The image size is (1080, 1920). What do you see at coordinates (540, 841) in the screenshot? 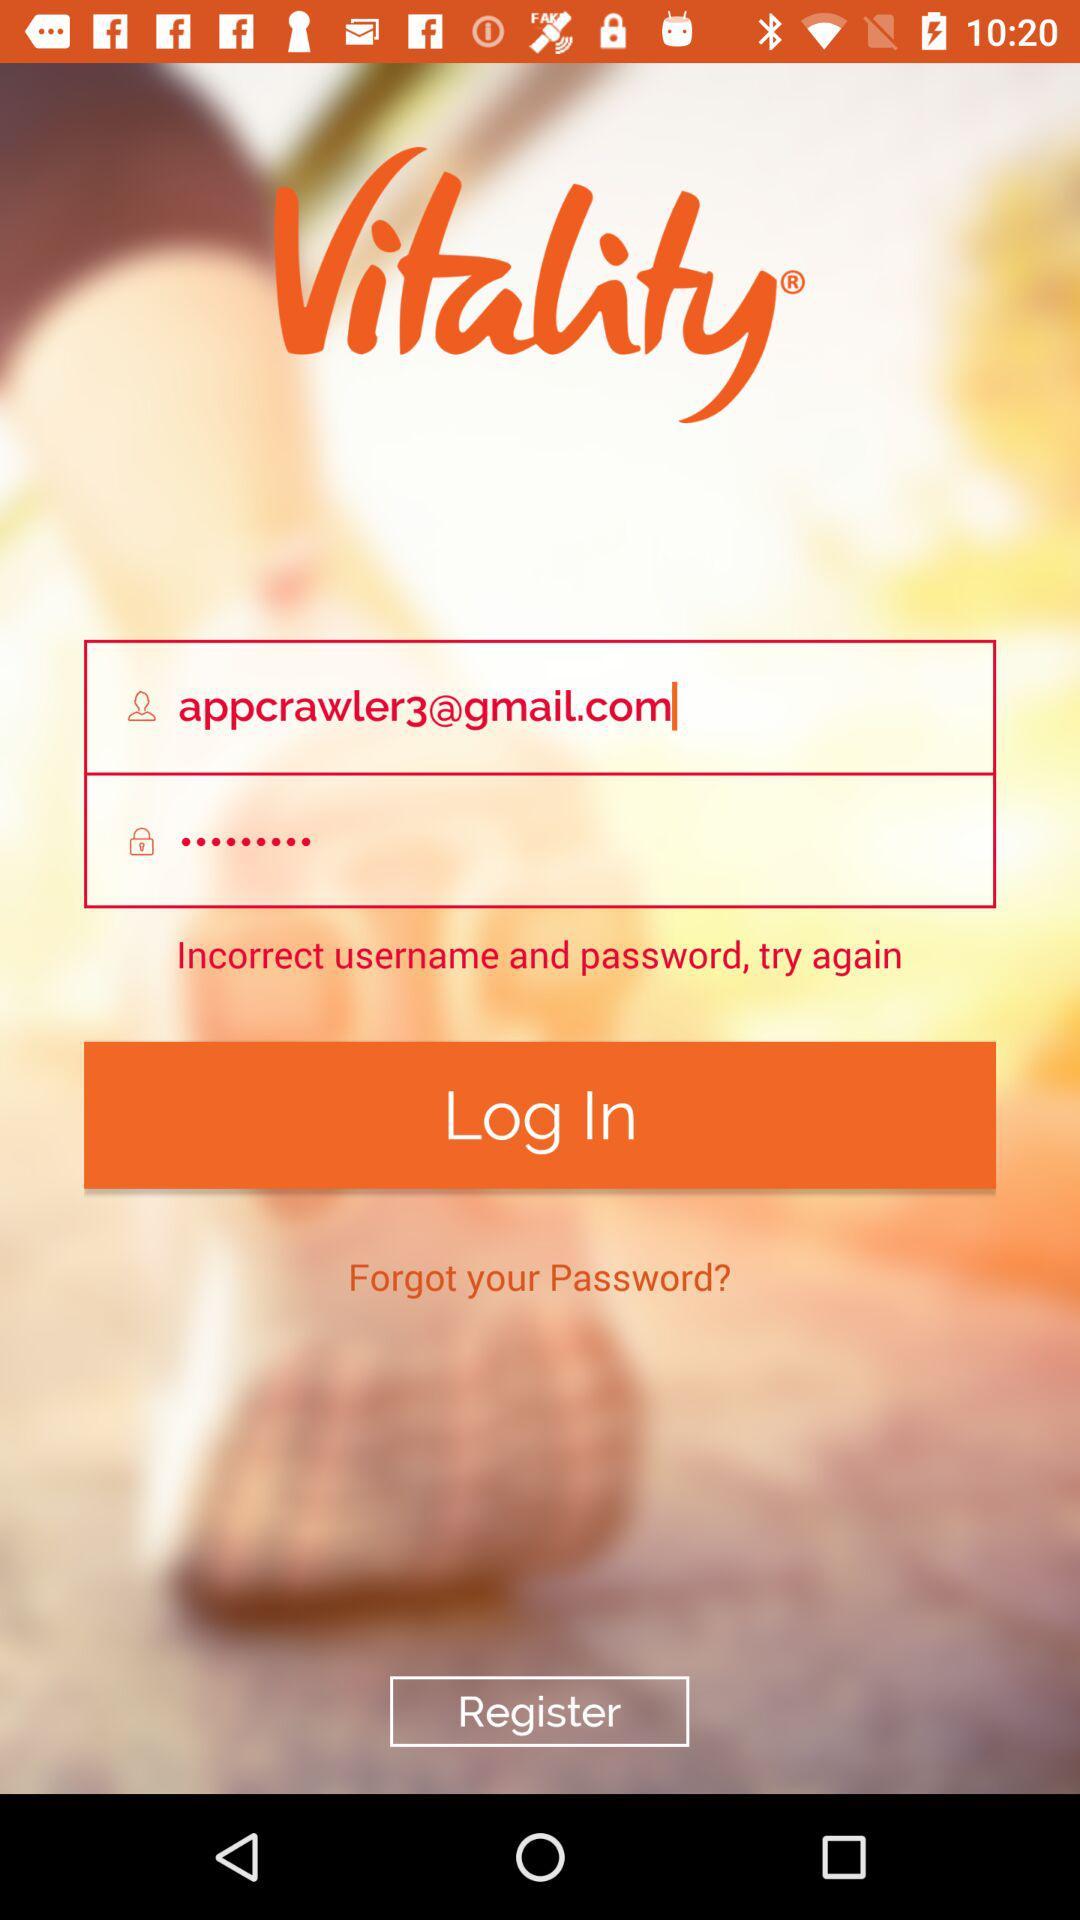
I see `crowd3116` at bounding box center [540, 841].